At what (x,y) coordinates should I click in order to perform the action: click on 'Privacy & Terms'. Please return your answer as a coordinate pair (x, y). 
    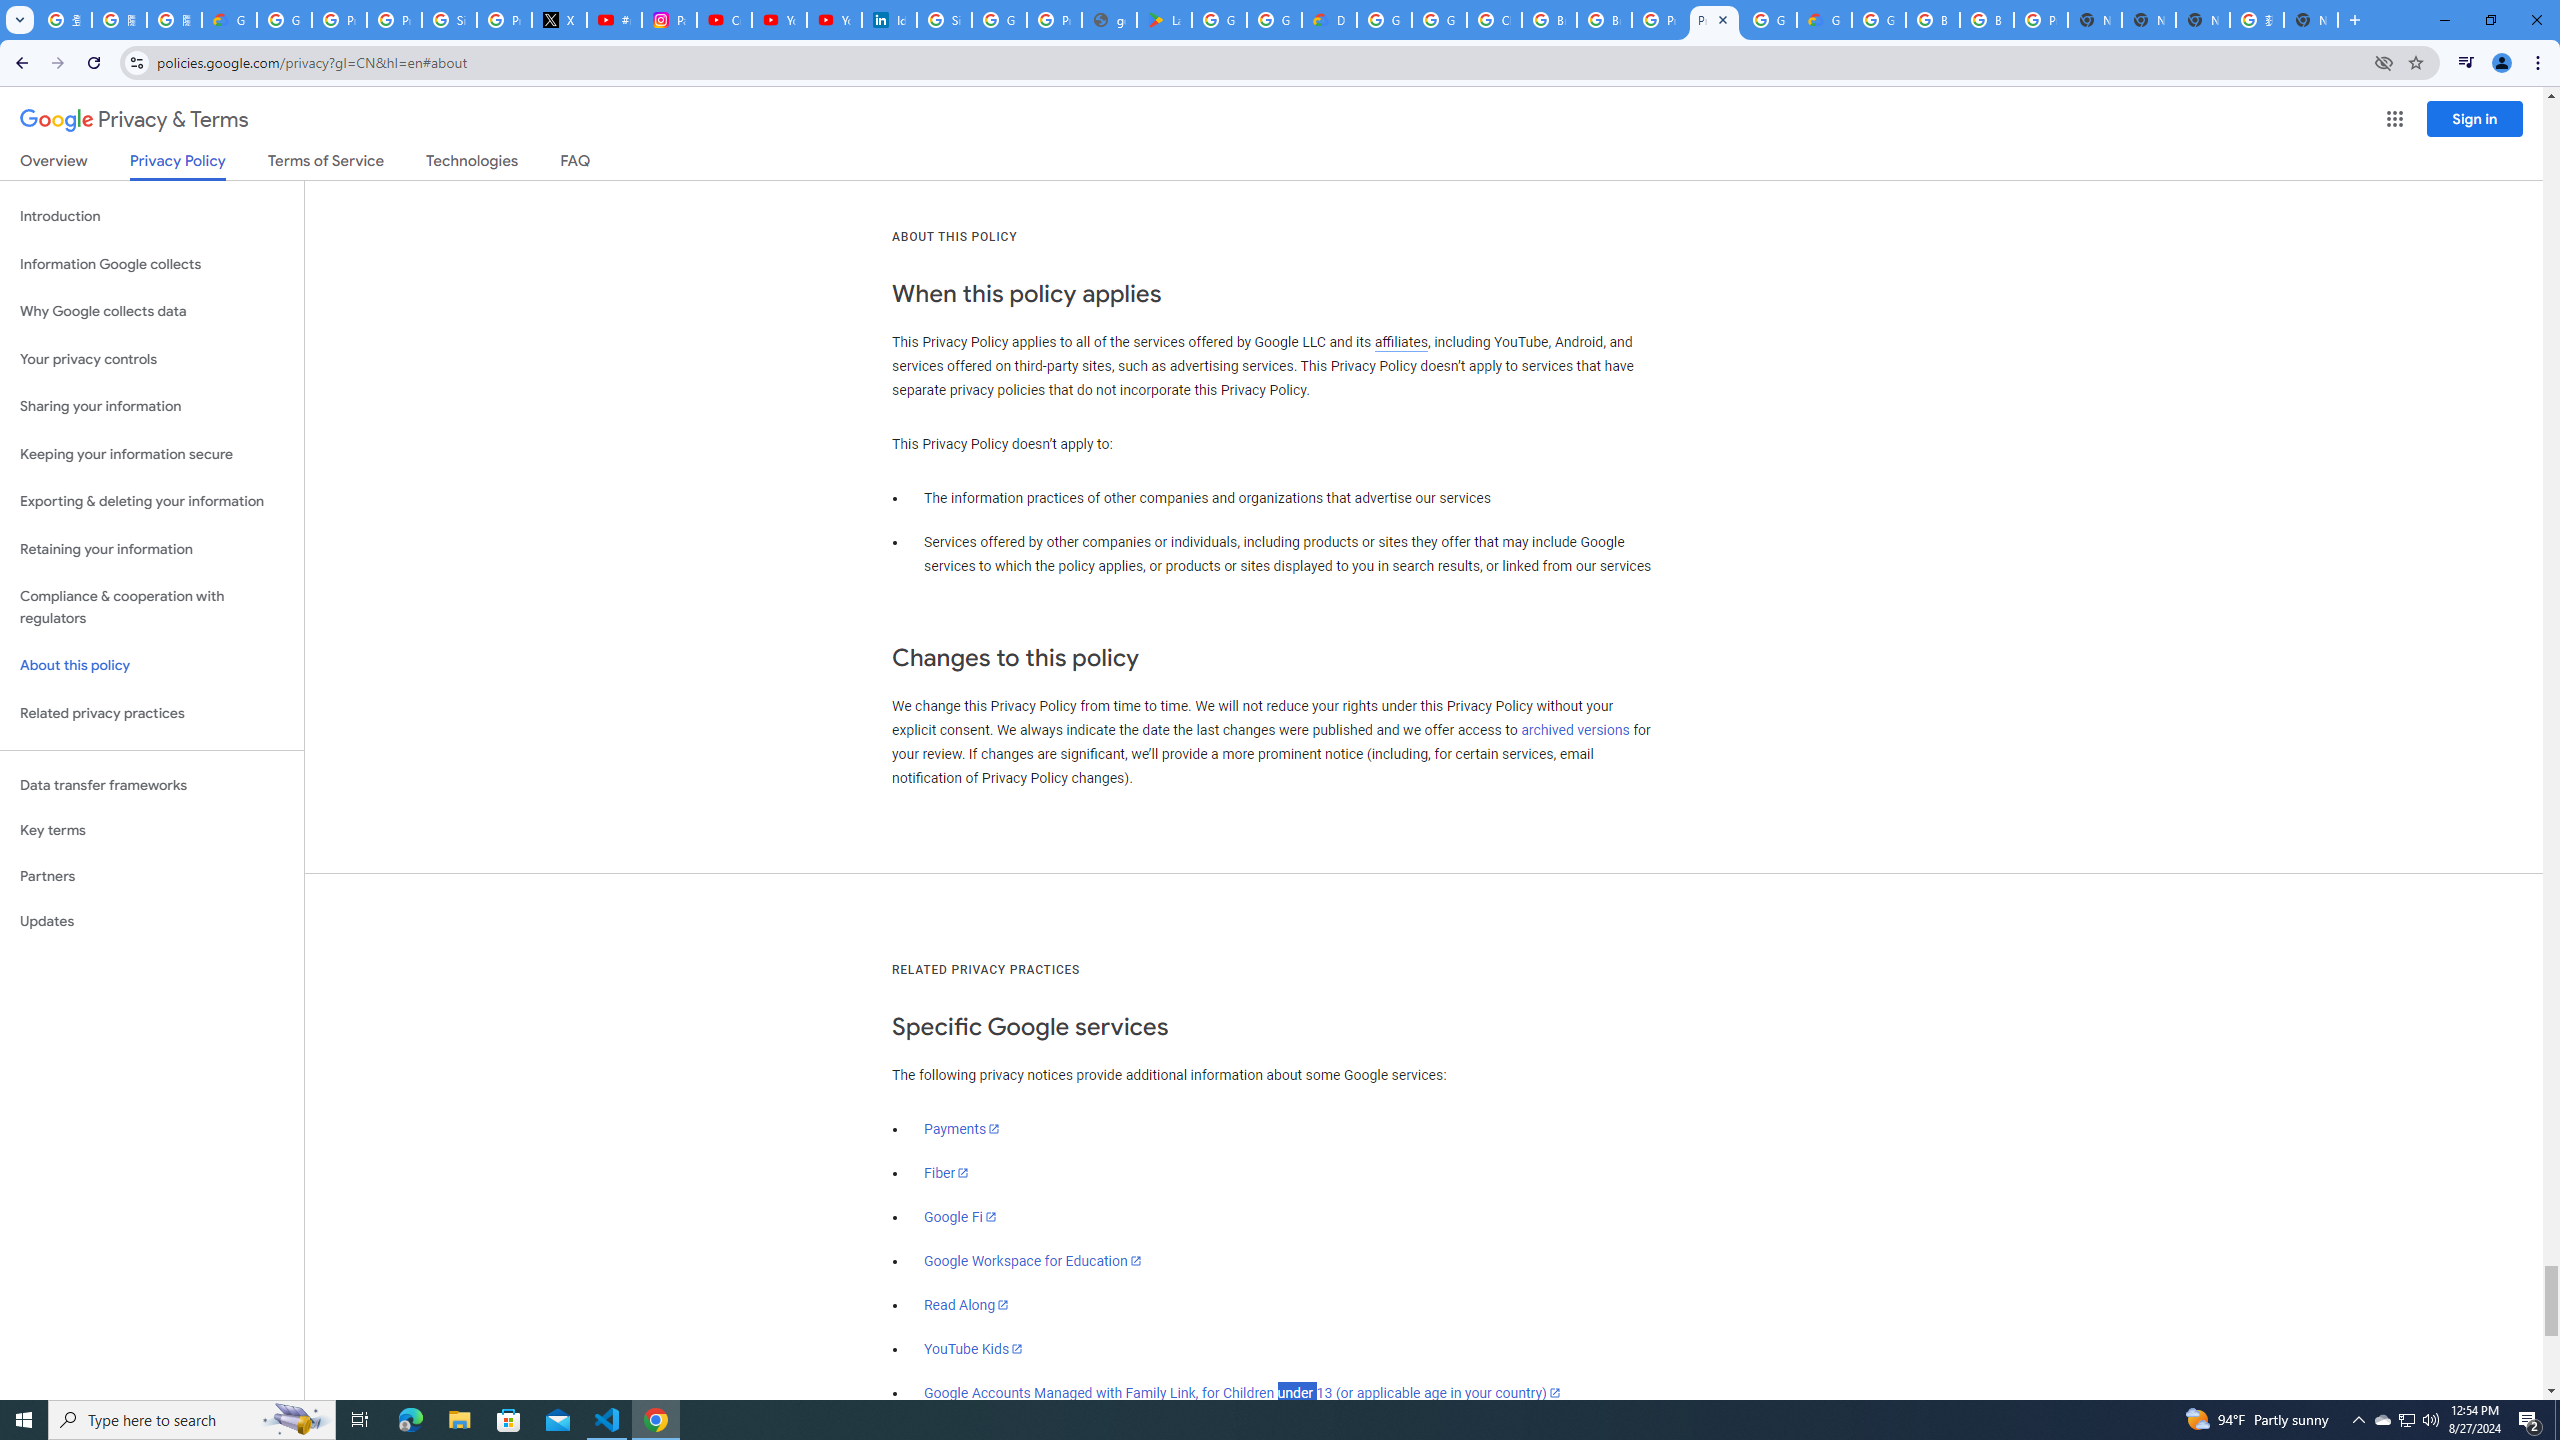
    Looking at the image, I should click on (134, 119).